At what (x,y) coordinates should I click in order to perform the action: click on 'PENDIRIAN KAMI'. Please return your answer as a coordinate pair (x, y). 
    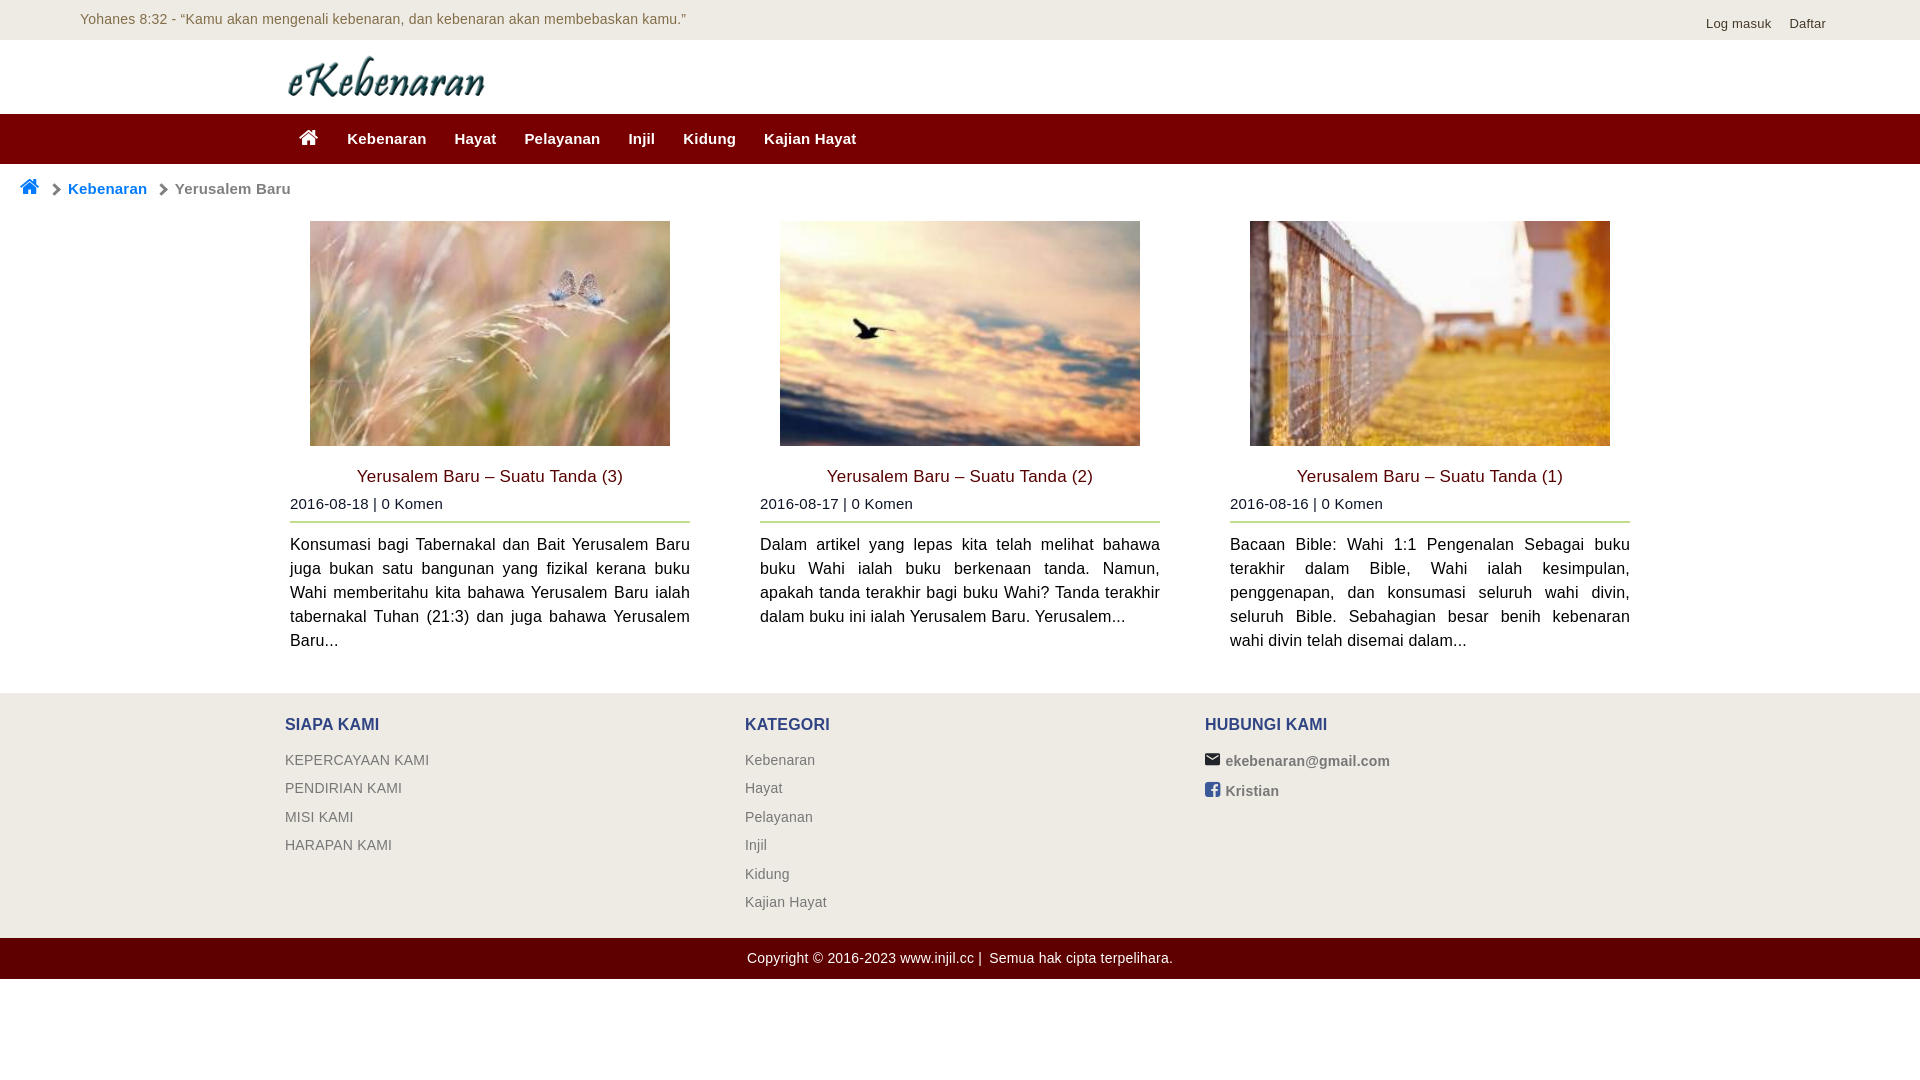
    Looking at the image, I should click on (343, 786).